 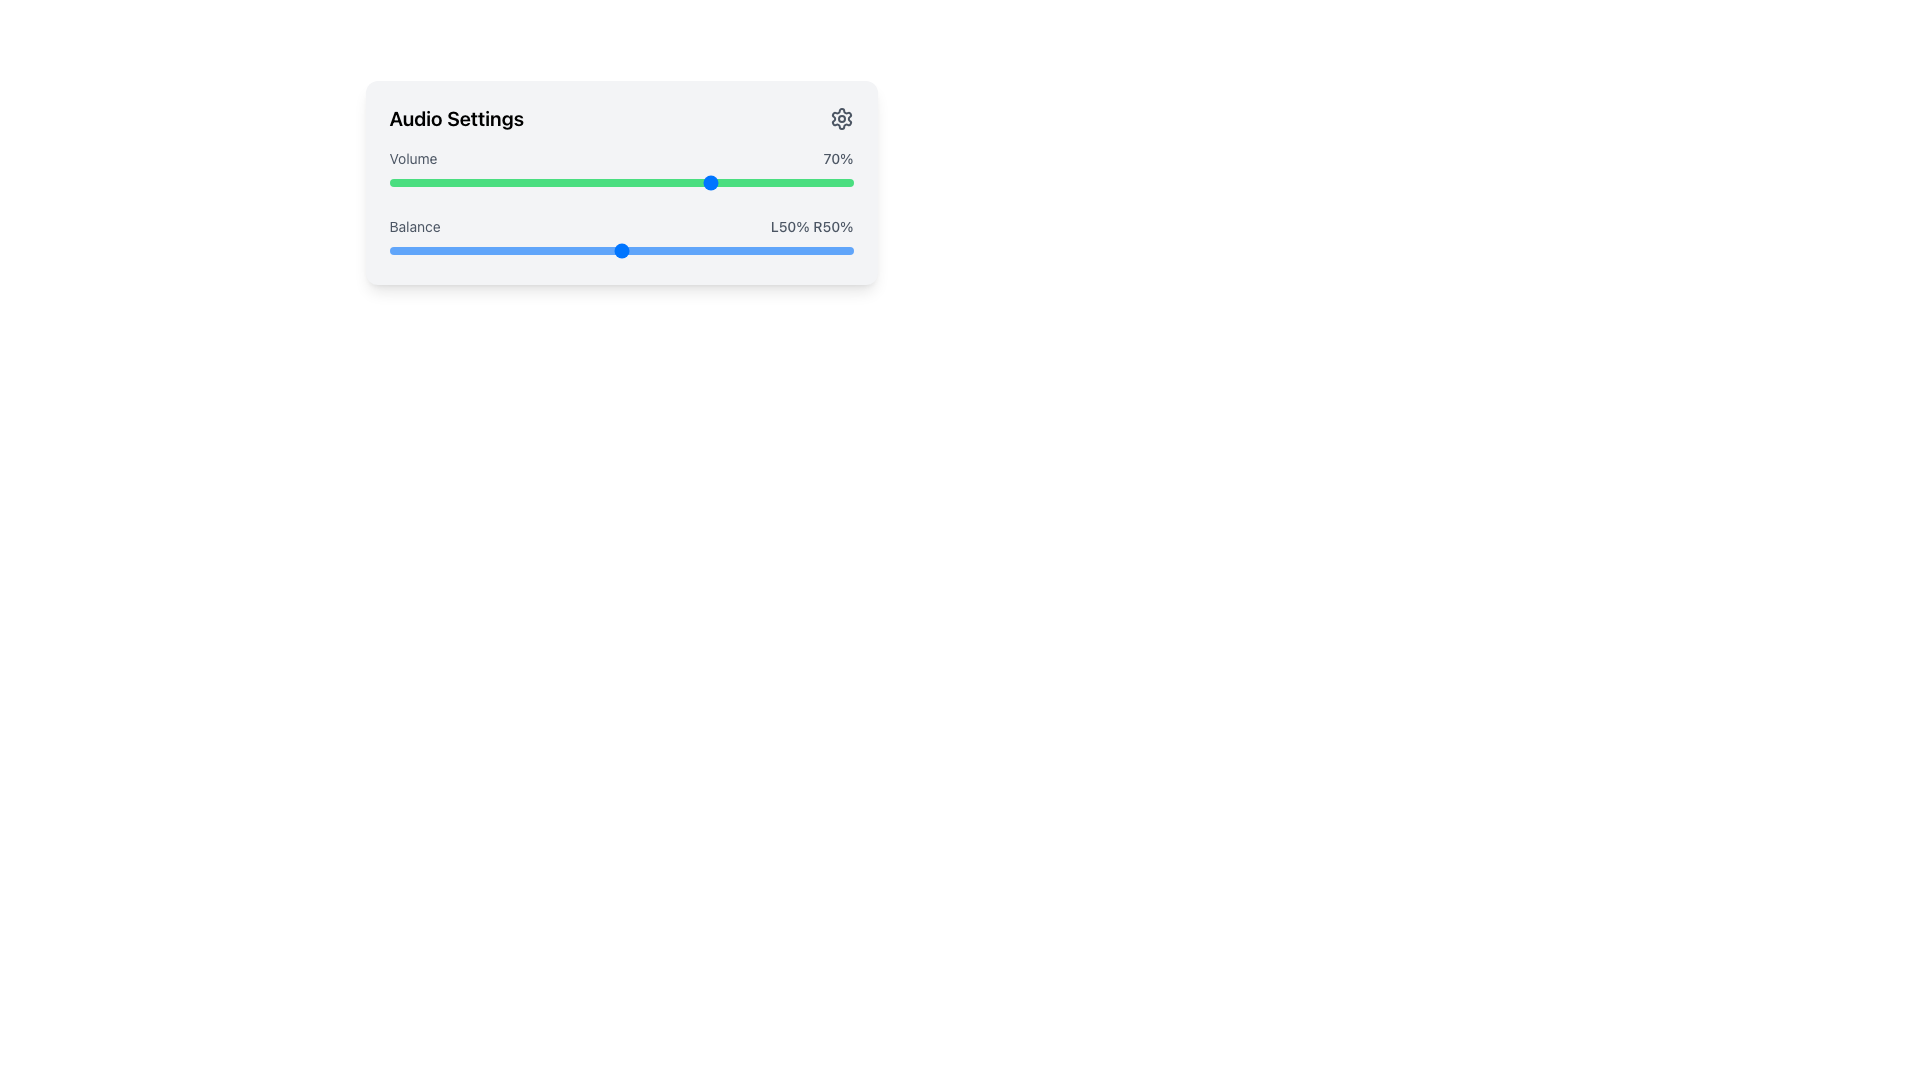 What do you see at coordinates (625, 249) in the screenshot?
I see `the balance` at bounding box center [625, 249].